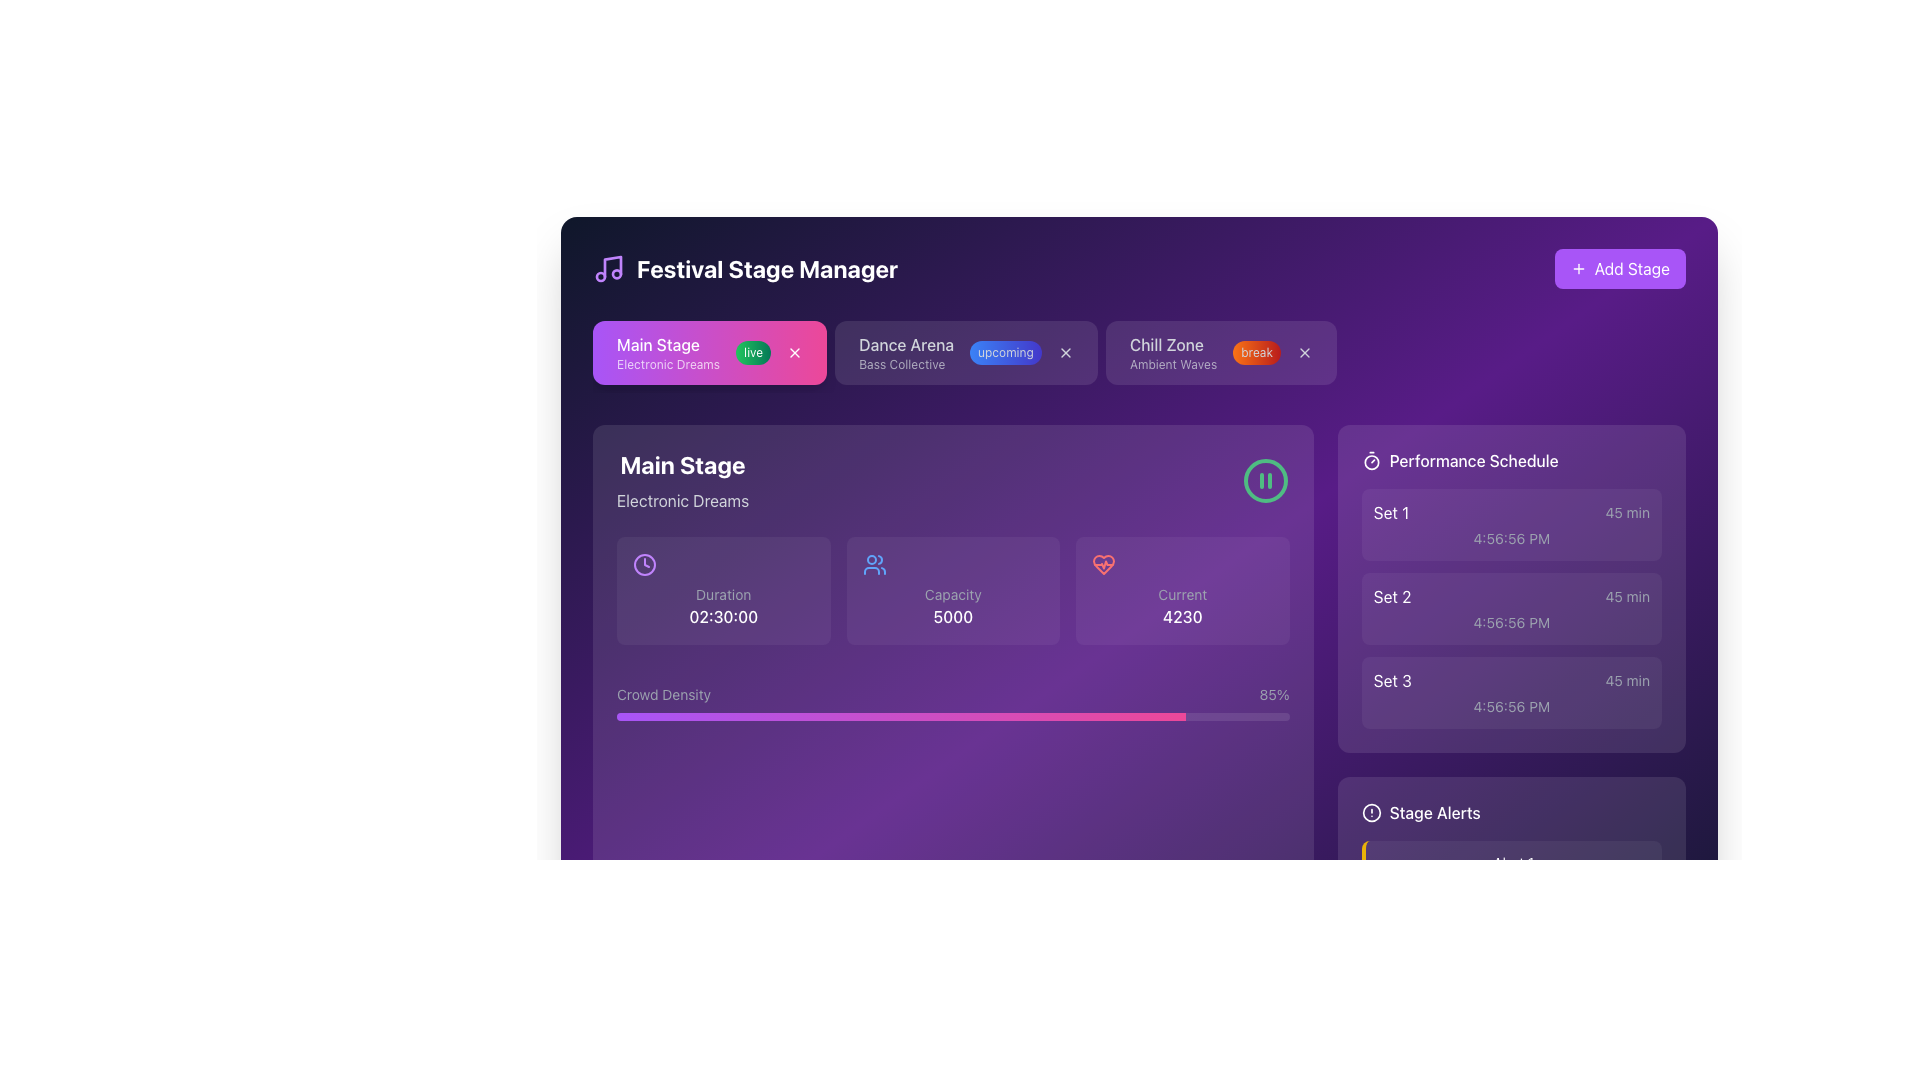  Describe the element at coordinates (1305, 352) in the screenshot. I see `the dismissal button in the 'Chill Zone' card, located to the right of the label 'break' and adjacent to 'Ambient Waves', to change its color` at that location.